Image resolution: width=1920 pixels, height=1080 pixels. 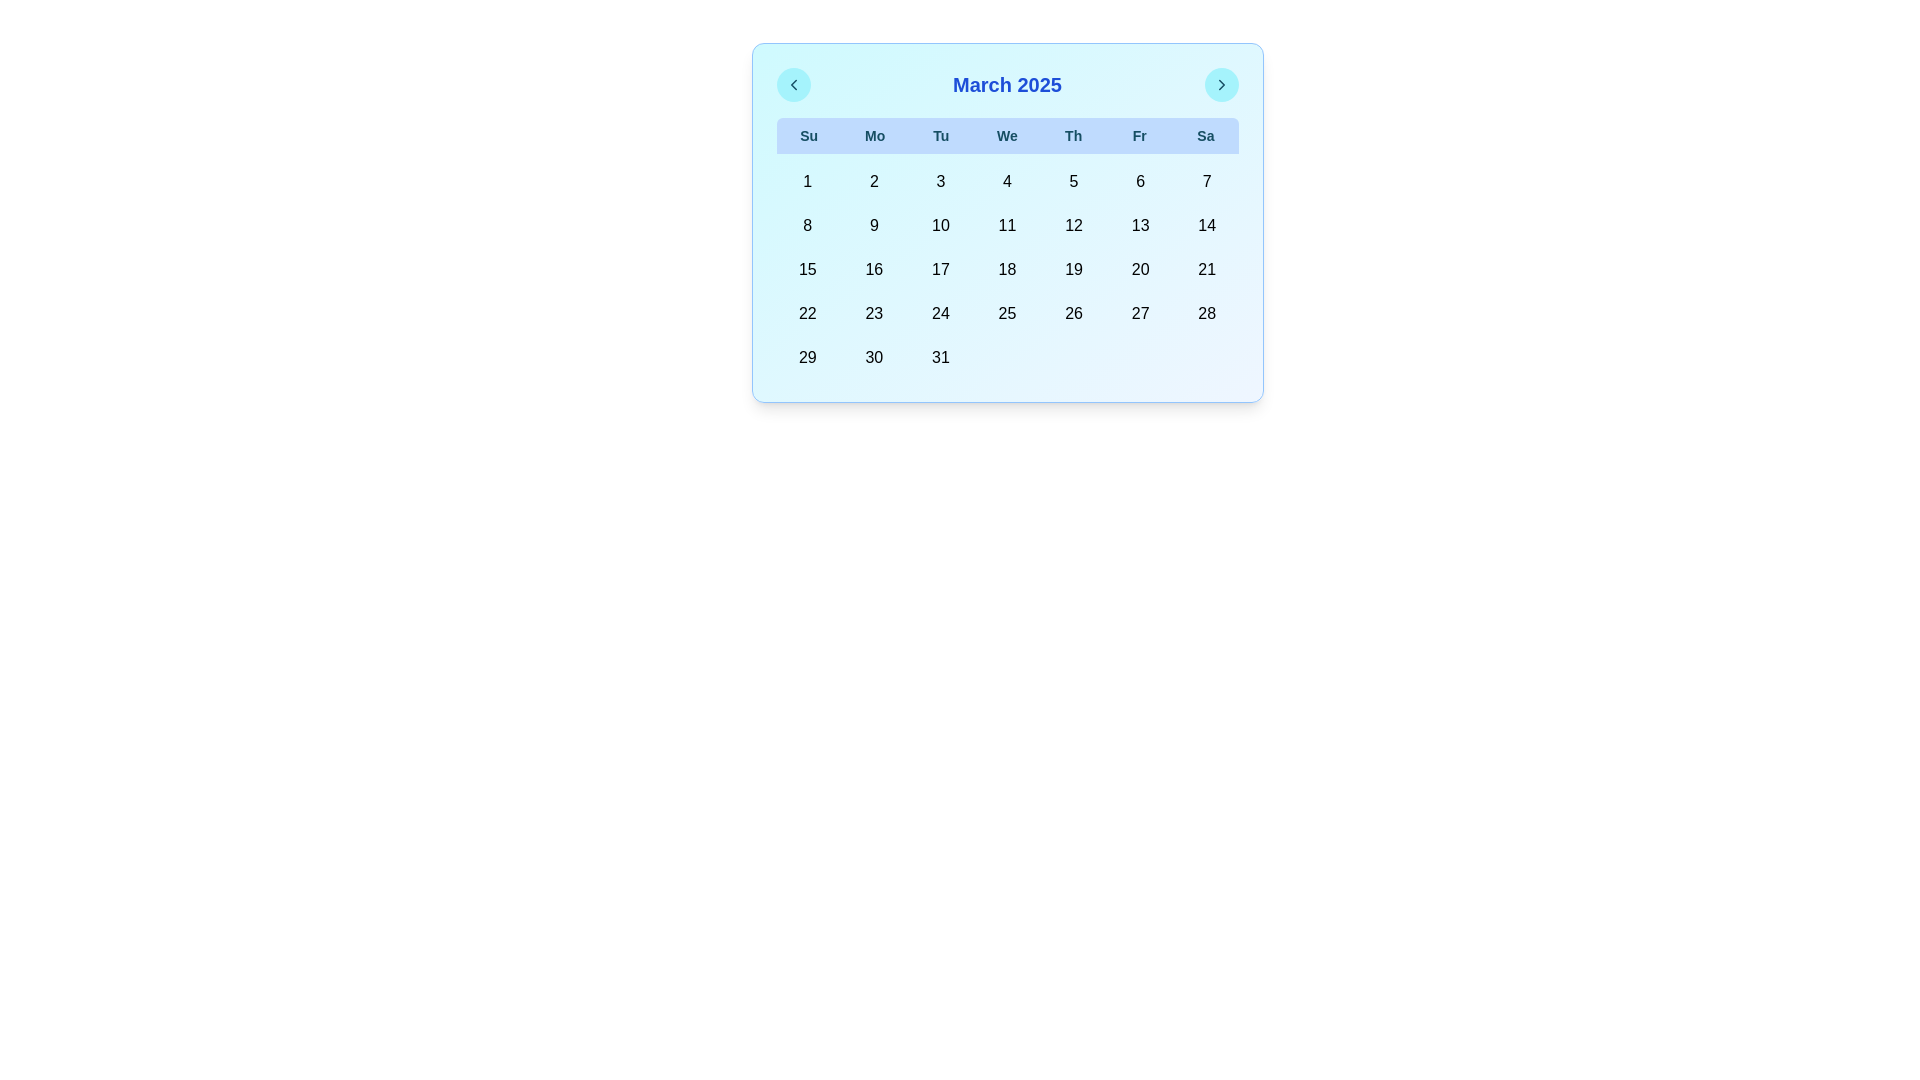 What do you see at coordinates (809, 135) in the screenshot?
I see `the small, bold, cyan-colored text element displaying 'Su' located in the top-left corner of a horizontal grid in the calendar component` at bounding box center [809, 135].